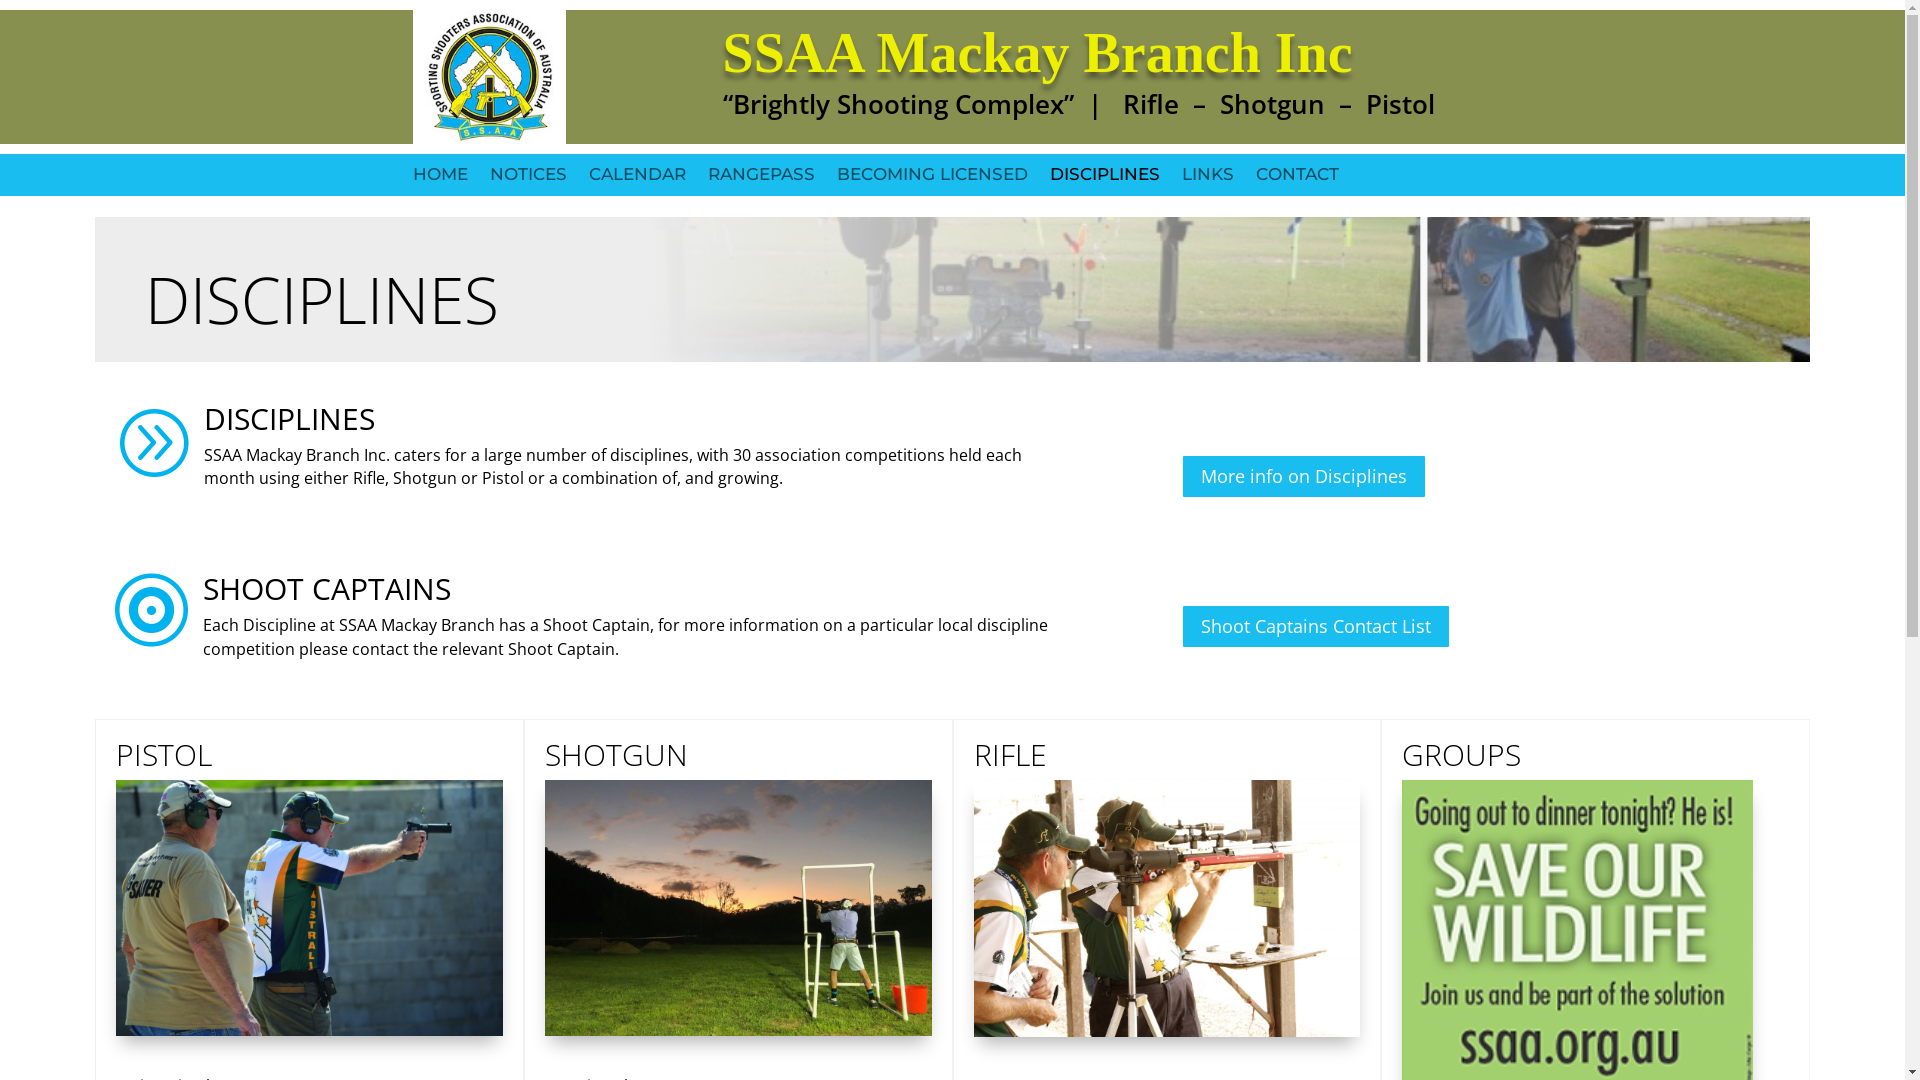  I want to click on 'CONTACT', so click(1297, 185).